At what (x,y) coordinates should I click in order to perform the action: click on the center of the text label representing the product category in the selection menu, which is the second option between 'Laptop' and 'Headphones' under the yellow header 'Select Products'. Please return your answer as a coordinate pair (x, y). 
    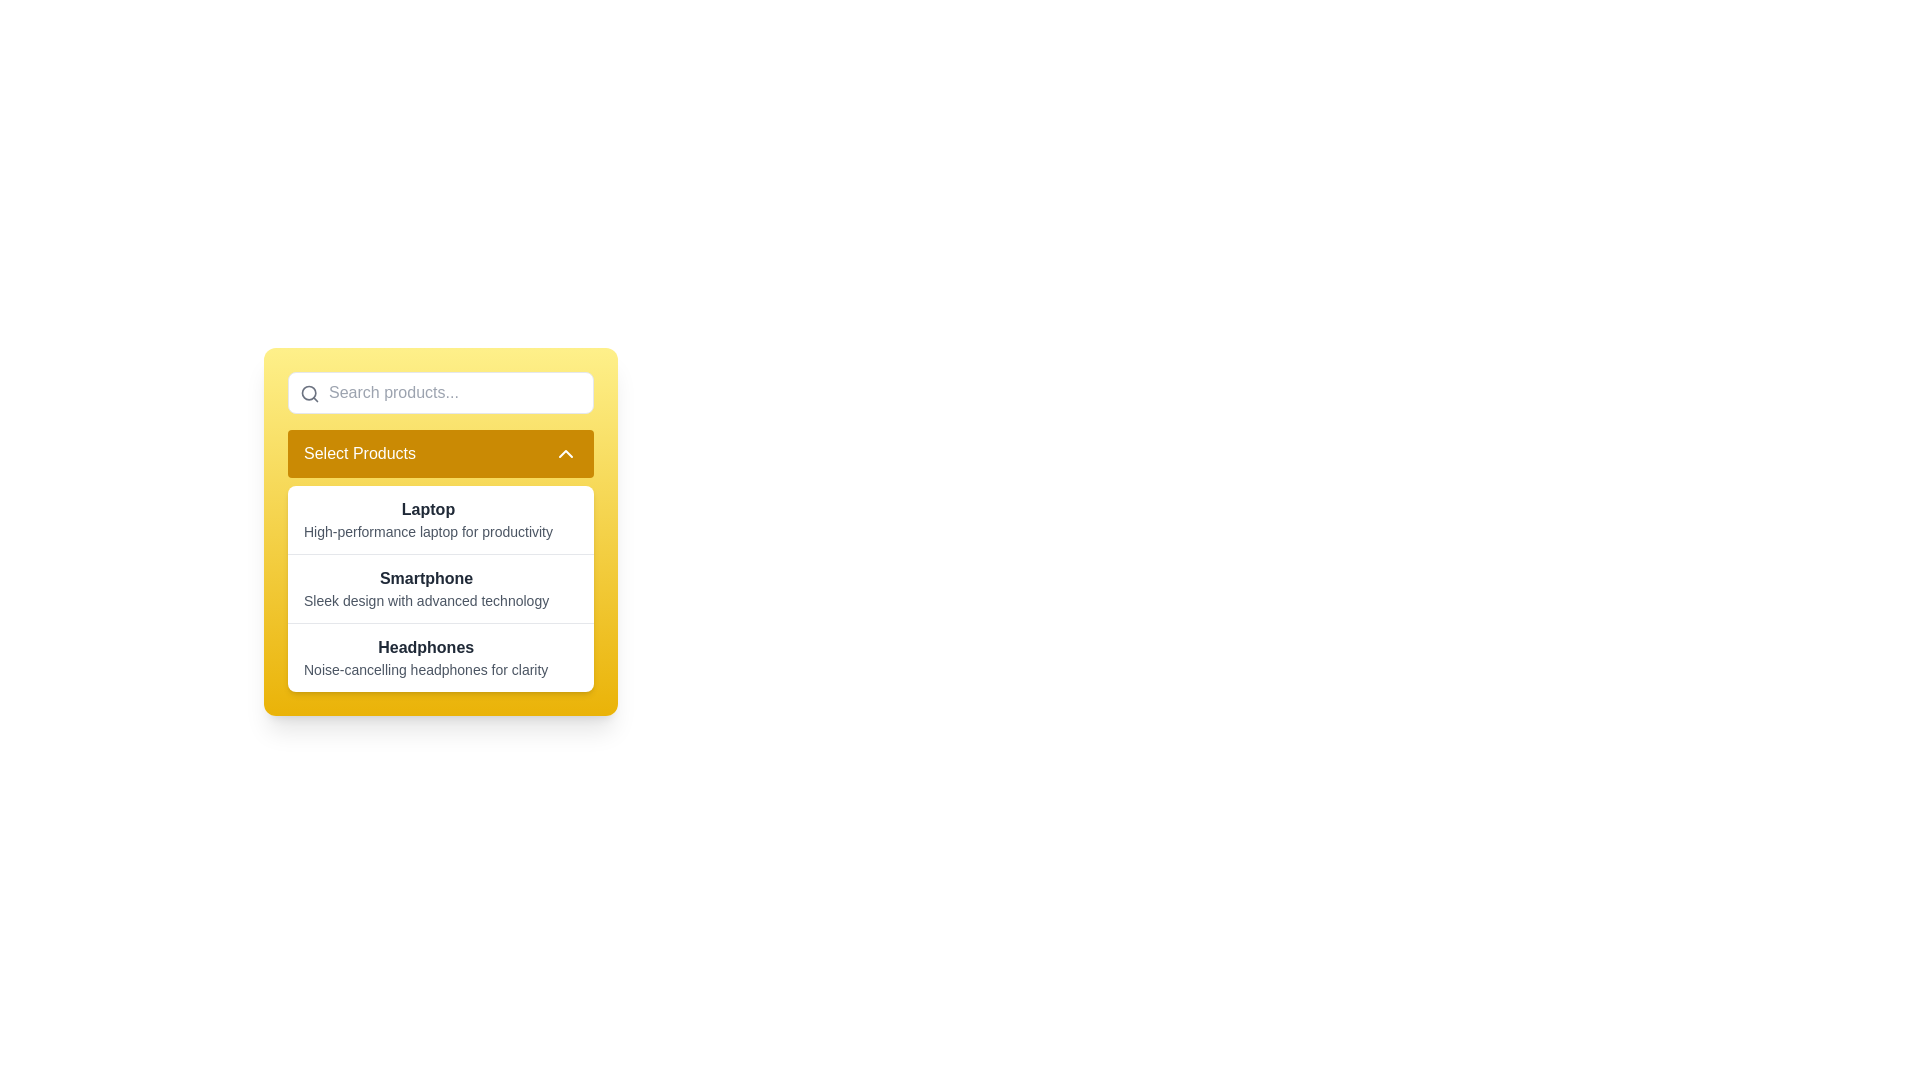
    Looking at the image, I should click on (425, 588).